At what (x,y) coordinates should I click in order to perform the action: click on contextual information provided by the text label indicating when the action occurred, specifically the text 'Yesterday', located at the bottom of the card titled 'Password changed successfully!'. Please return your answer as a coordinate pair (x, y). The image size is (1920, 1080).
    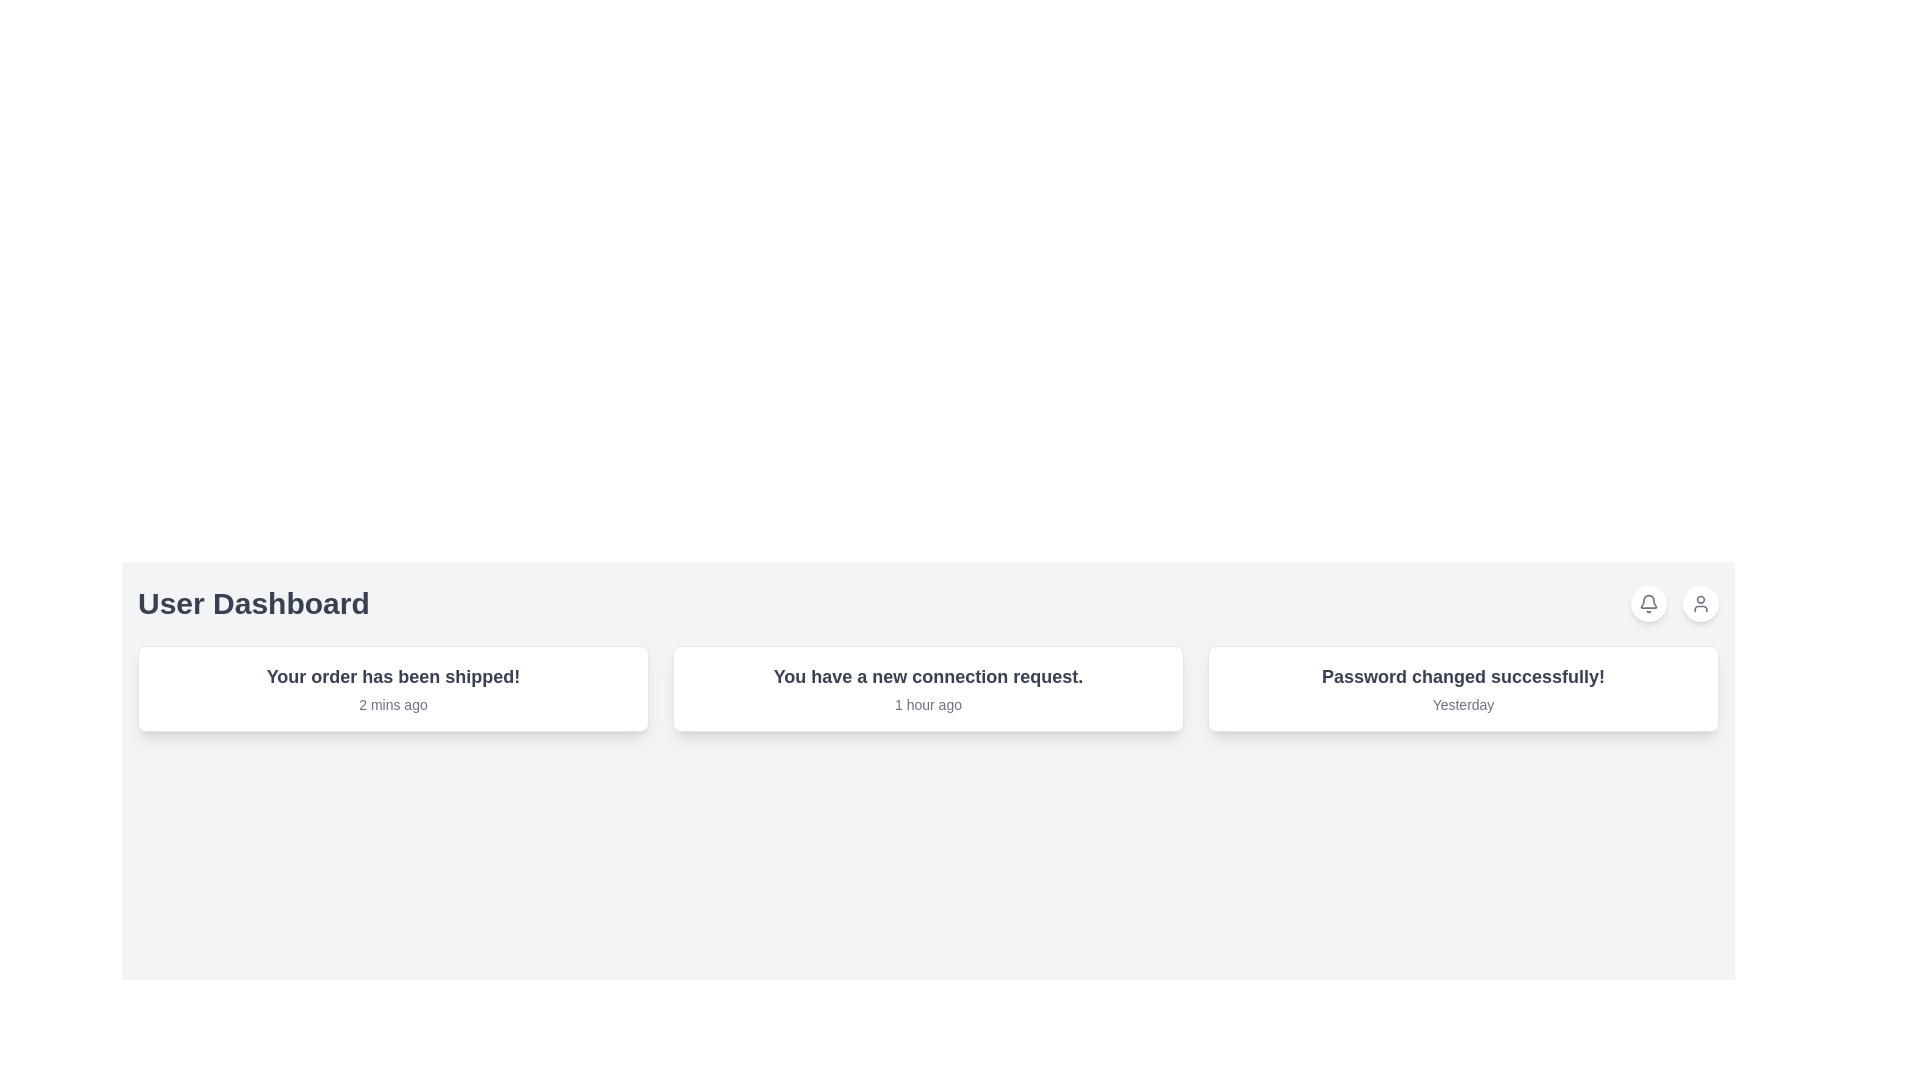
    Looking at the image, I should click on (1463, 704).